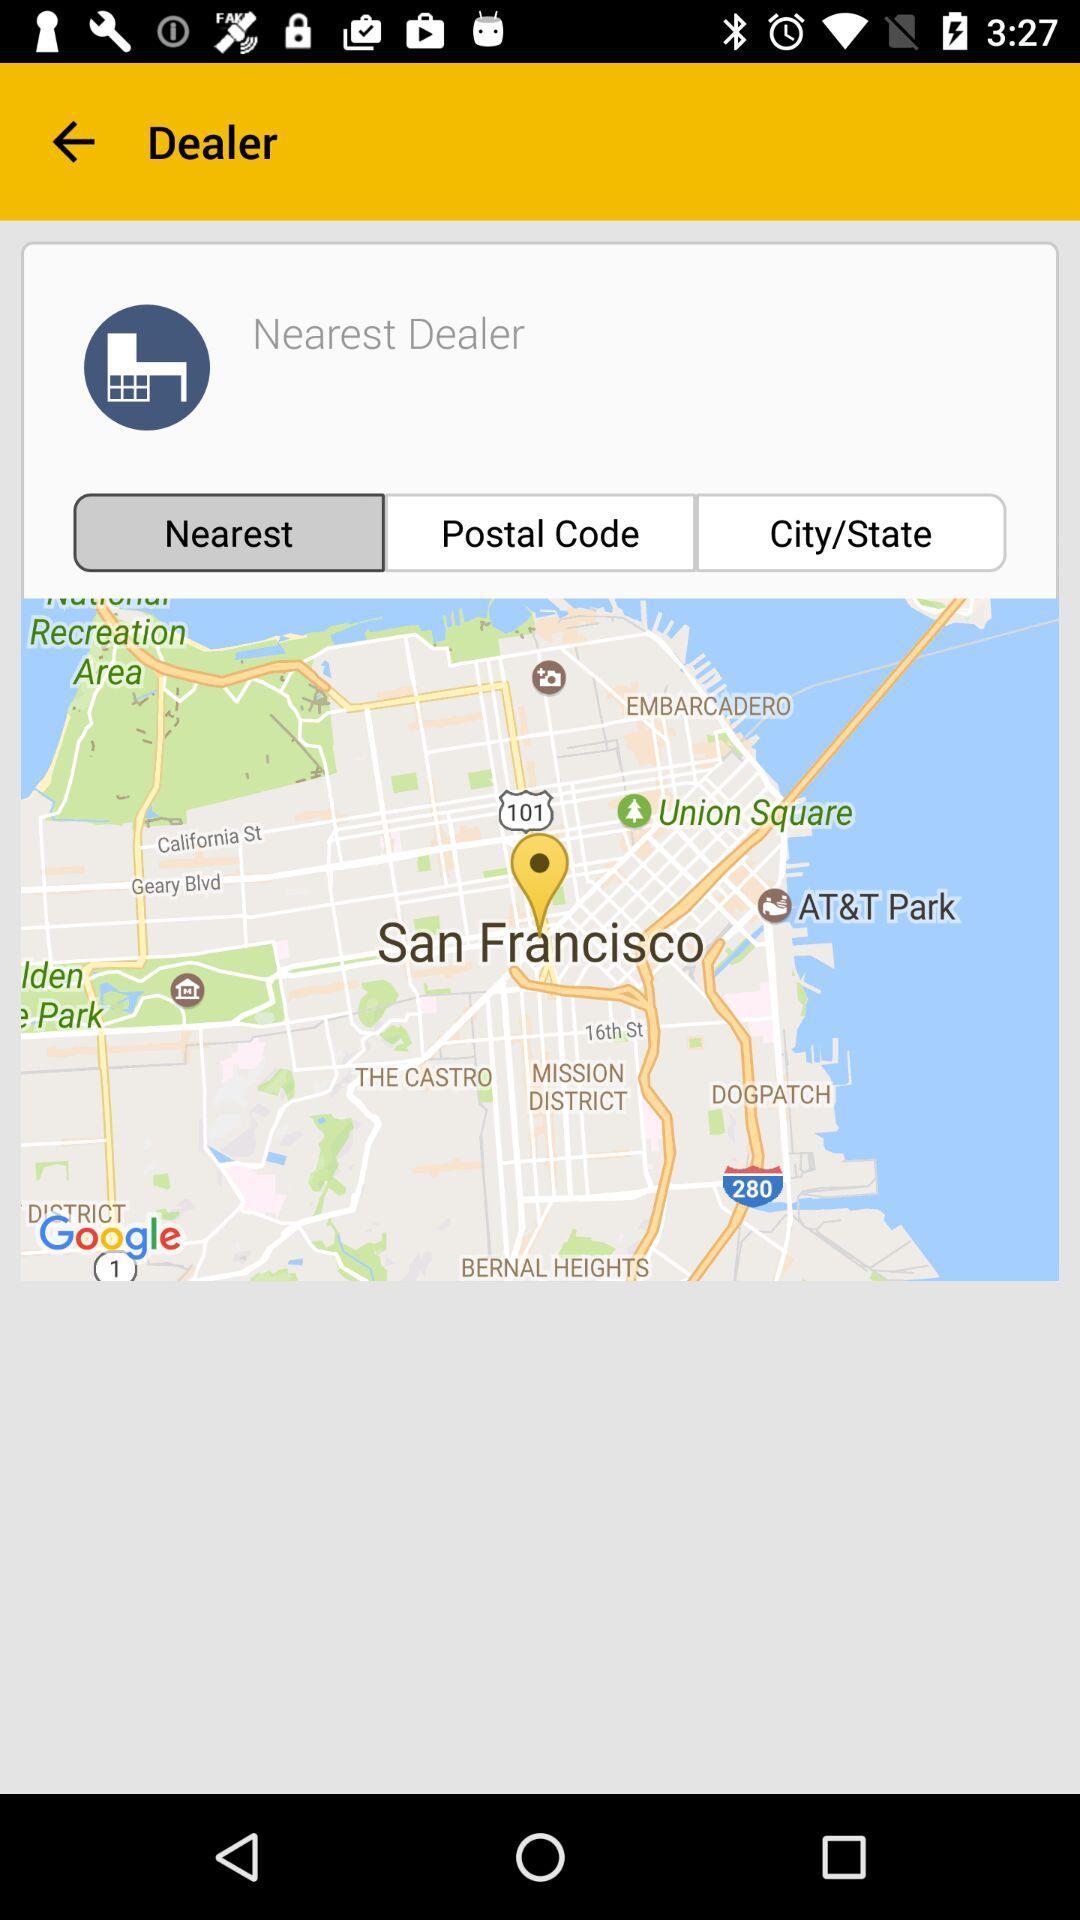 The width and height of the screenshot is (1080, 1920). Describe the element at coordinates (540, 532) in the screenshot. I see `the item next to the nearest item` at that location.